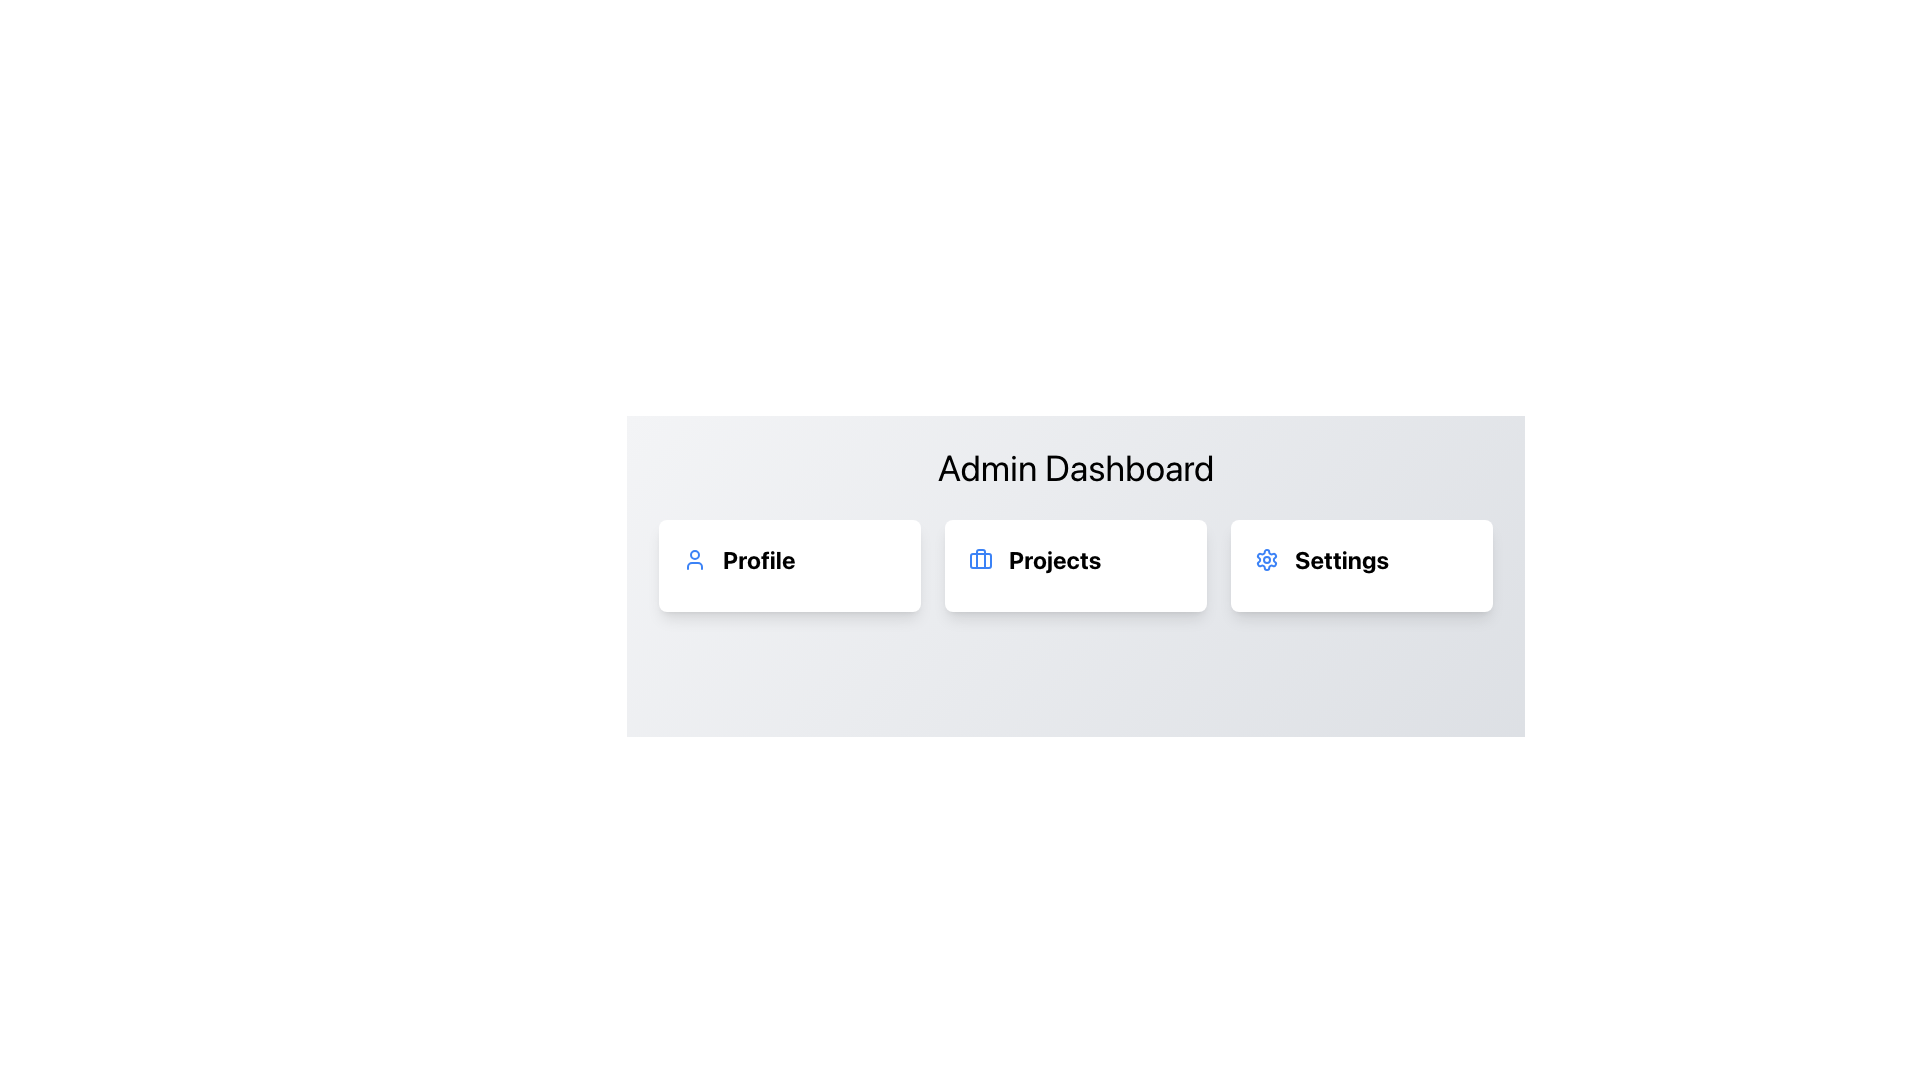 This screenshot has height=1080, width=1920. Describe the element at coordinates (1361, 566) in the screenshot. I see `the 'Settings' button, which is the rightmost element in a grid of three buttons labeled 'Profile', 'Projects', and 'Settings'` at that location.